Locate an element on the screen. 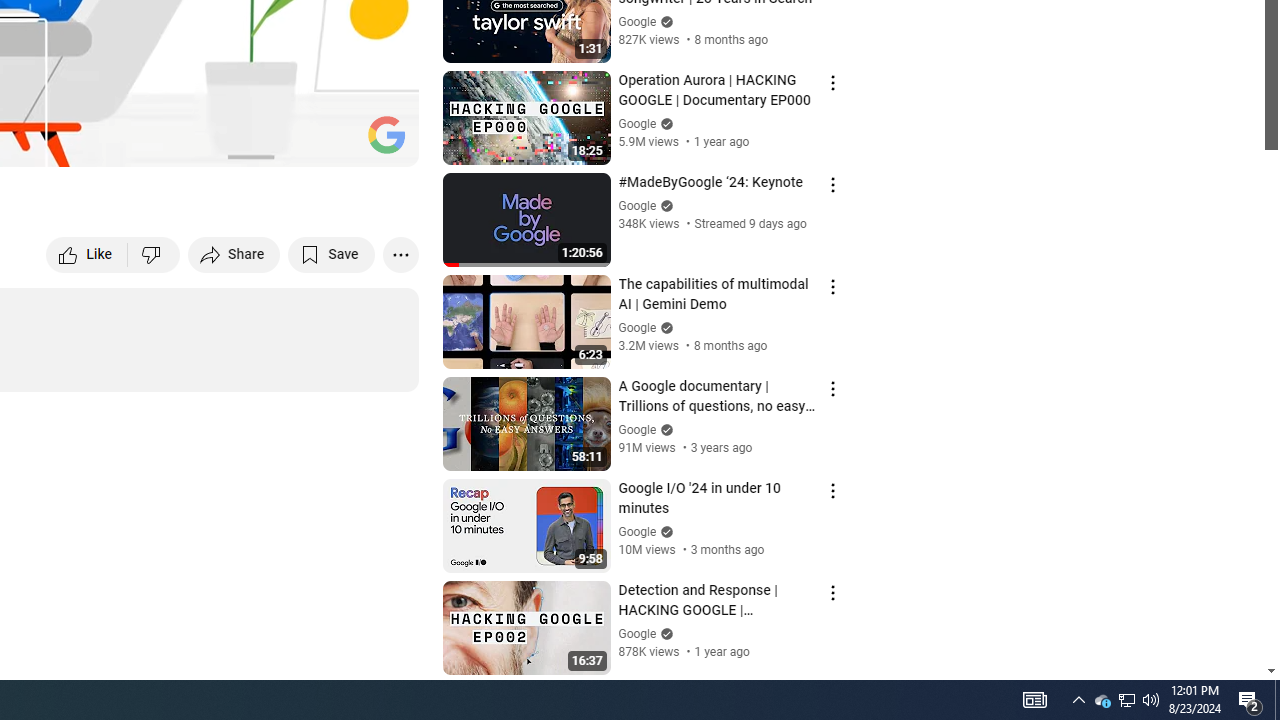 The image size is (1280, 720). 'Theater mode (t)' is located at coordinates (334, 141).